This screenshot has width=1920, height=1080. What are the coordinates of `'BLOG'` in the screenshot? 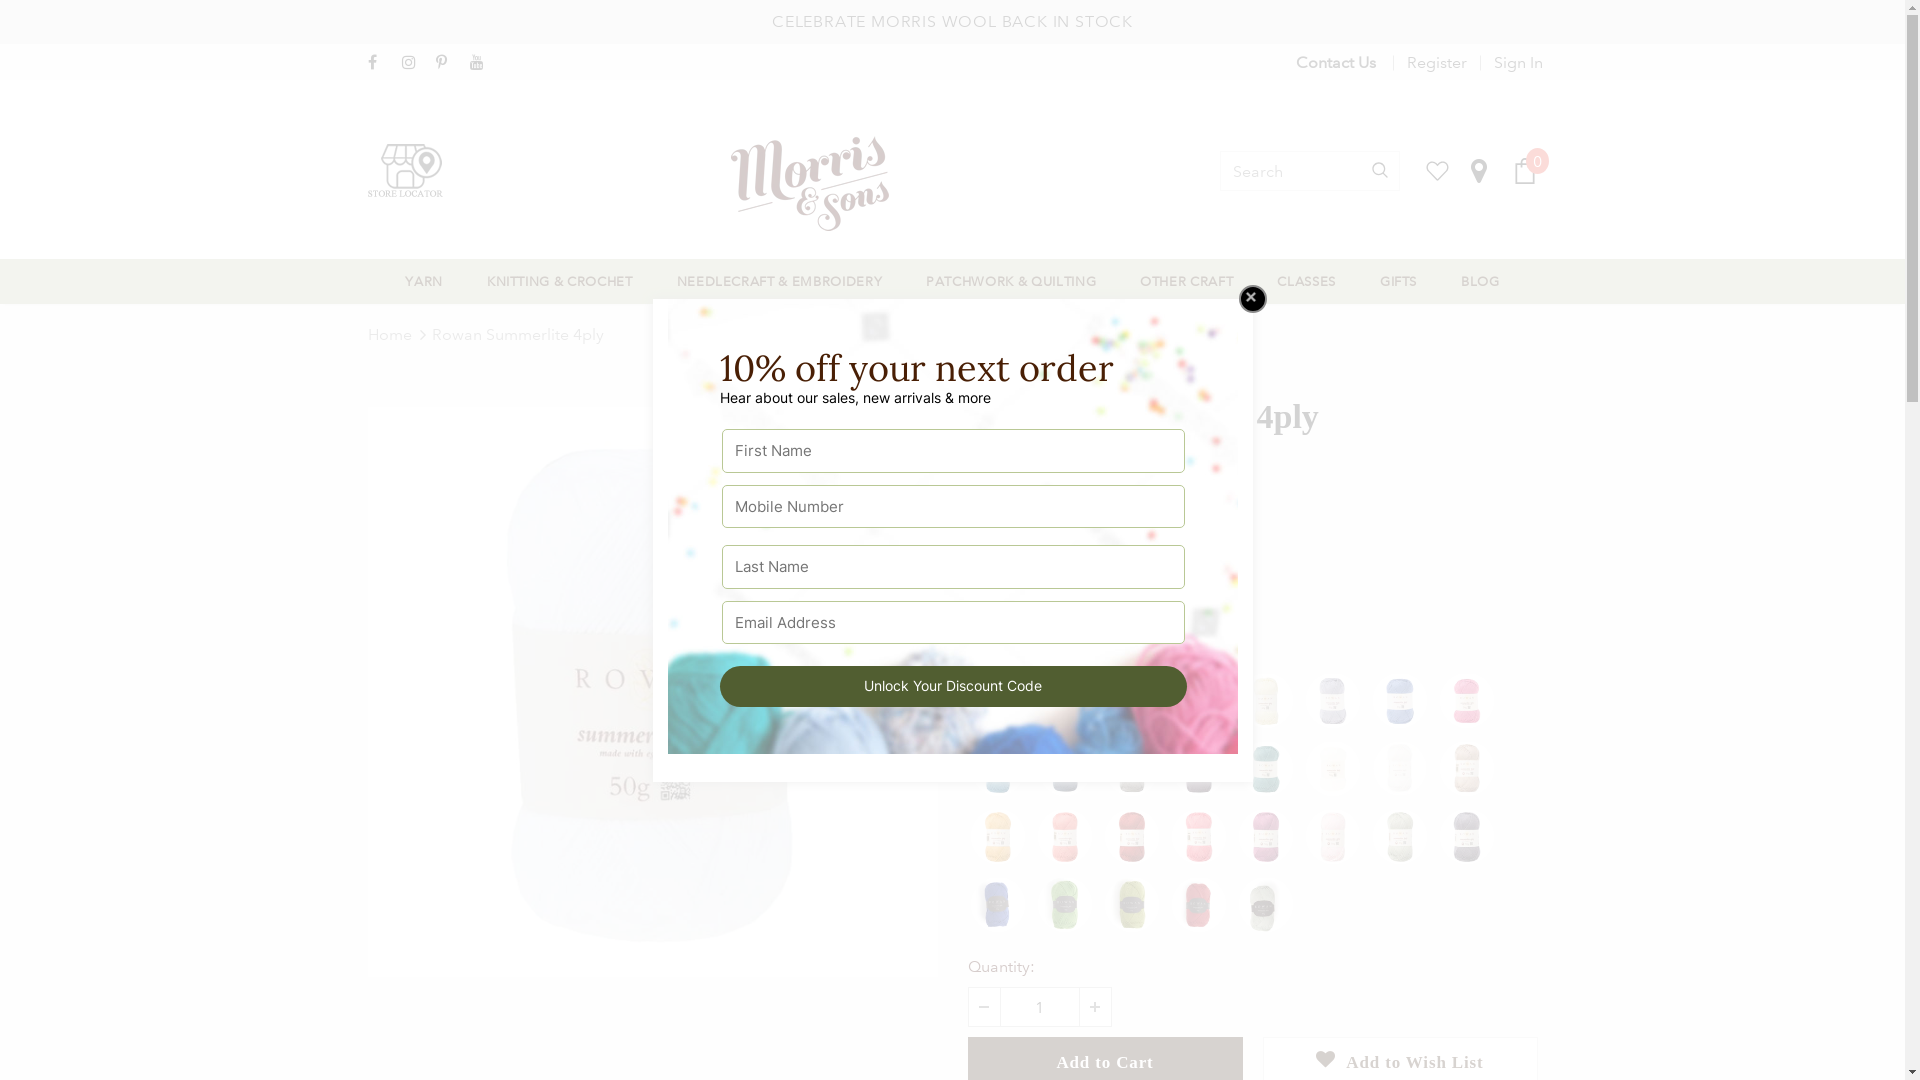 It's located at (1480, 281).